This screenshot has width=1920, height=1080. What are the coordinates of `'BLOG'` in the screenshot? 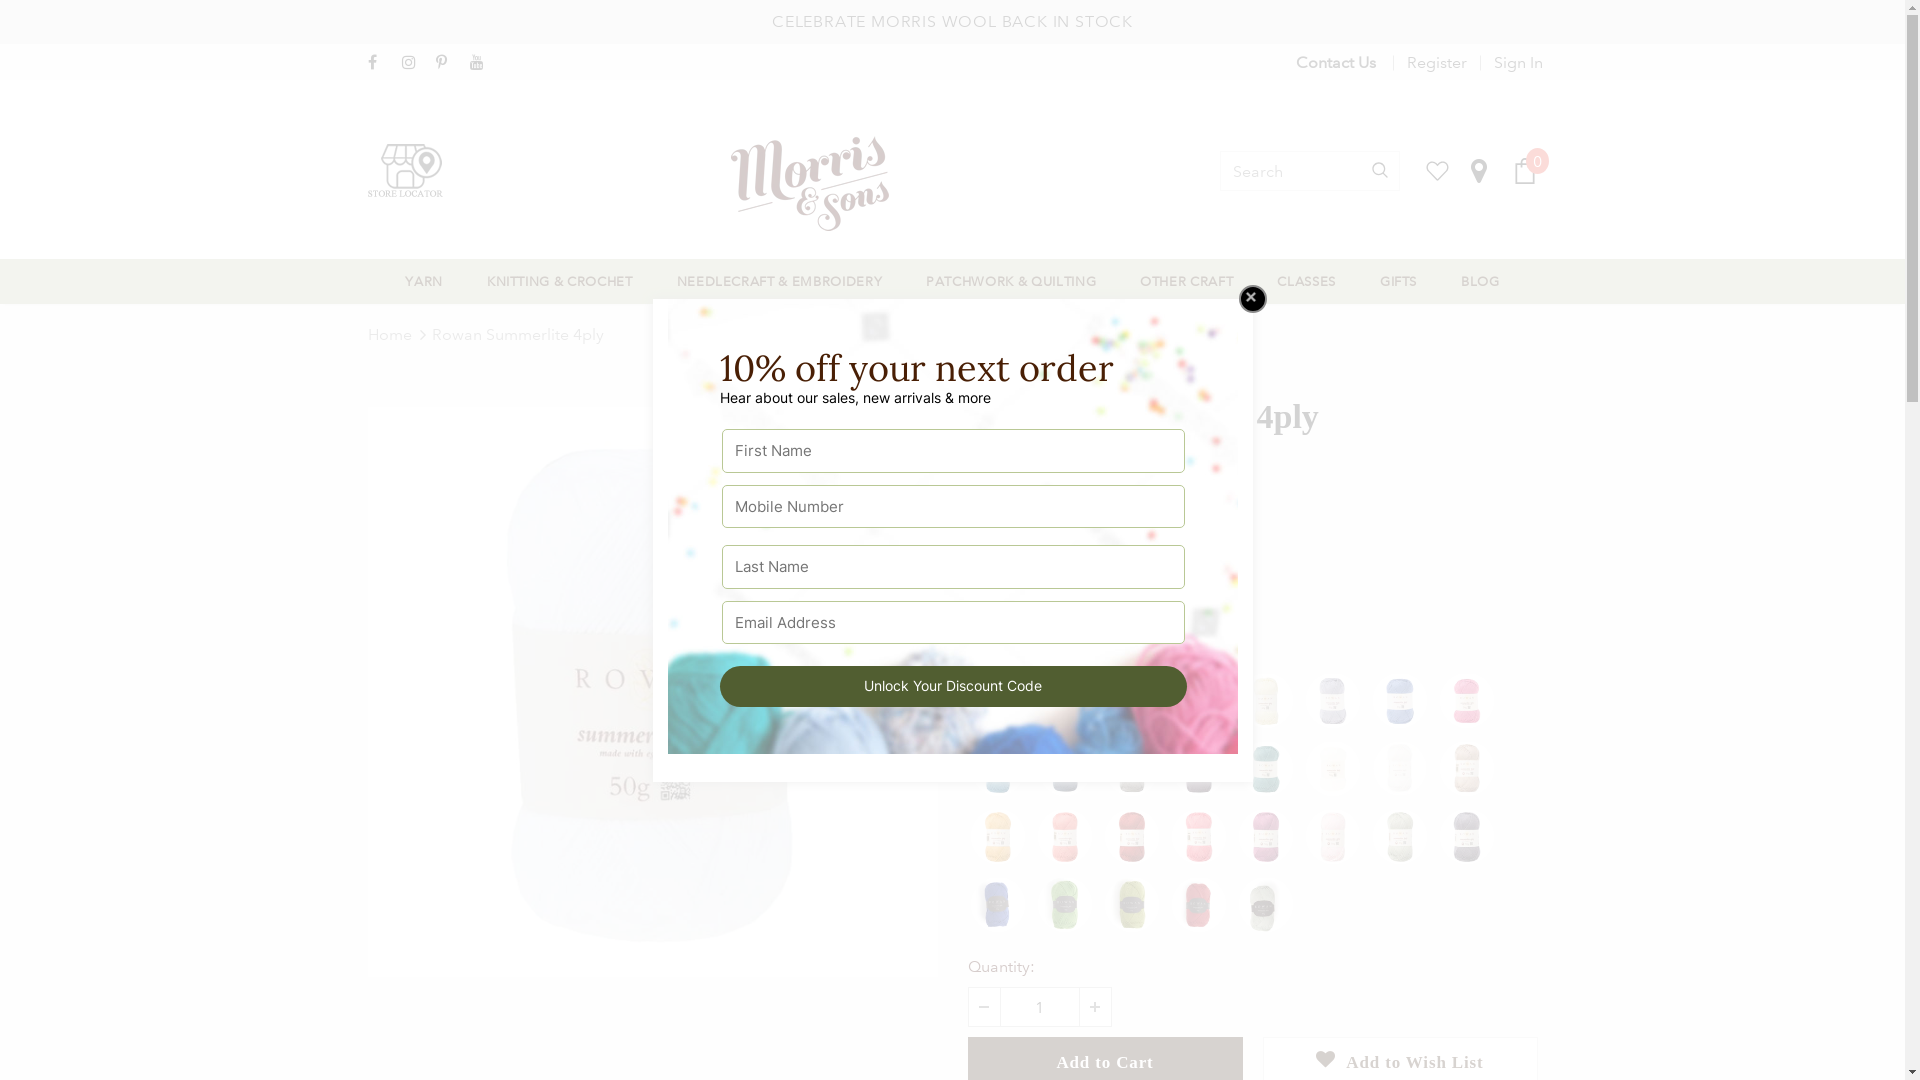 It's located at (1480, 281).